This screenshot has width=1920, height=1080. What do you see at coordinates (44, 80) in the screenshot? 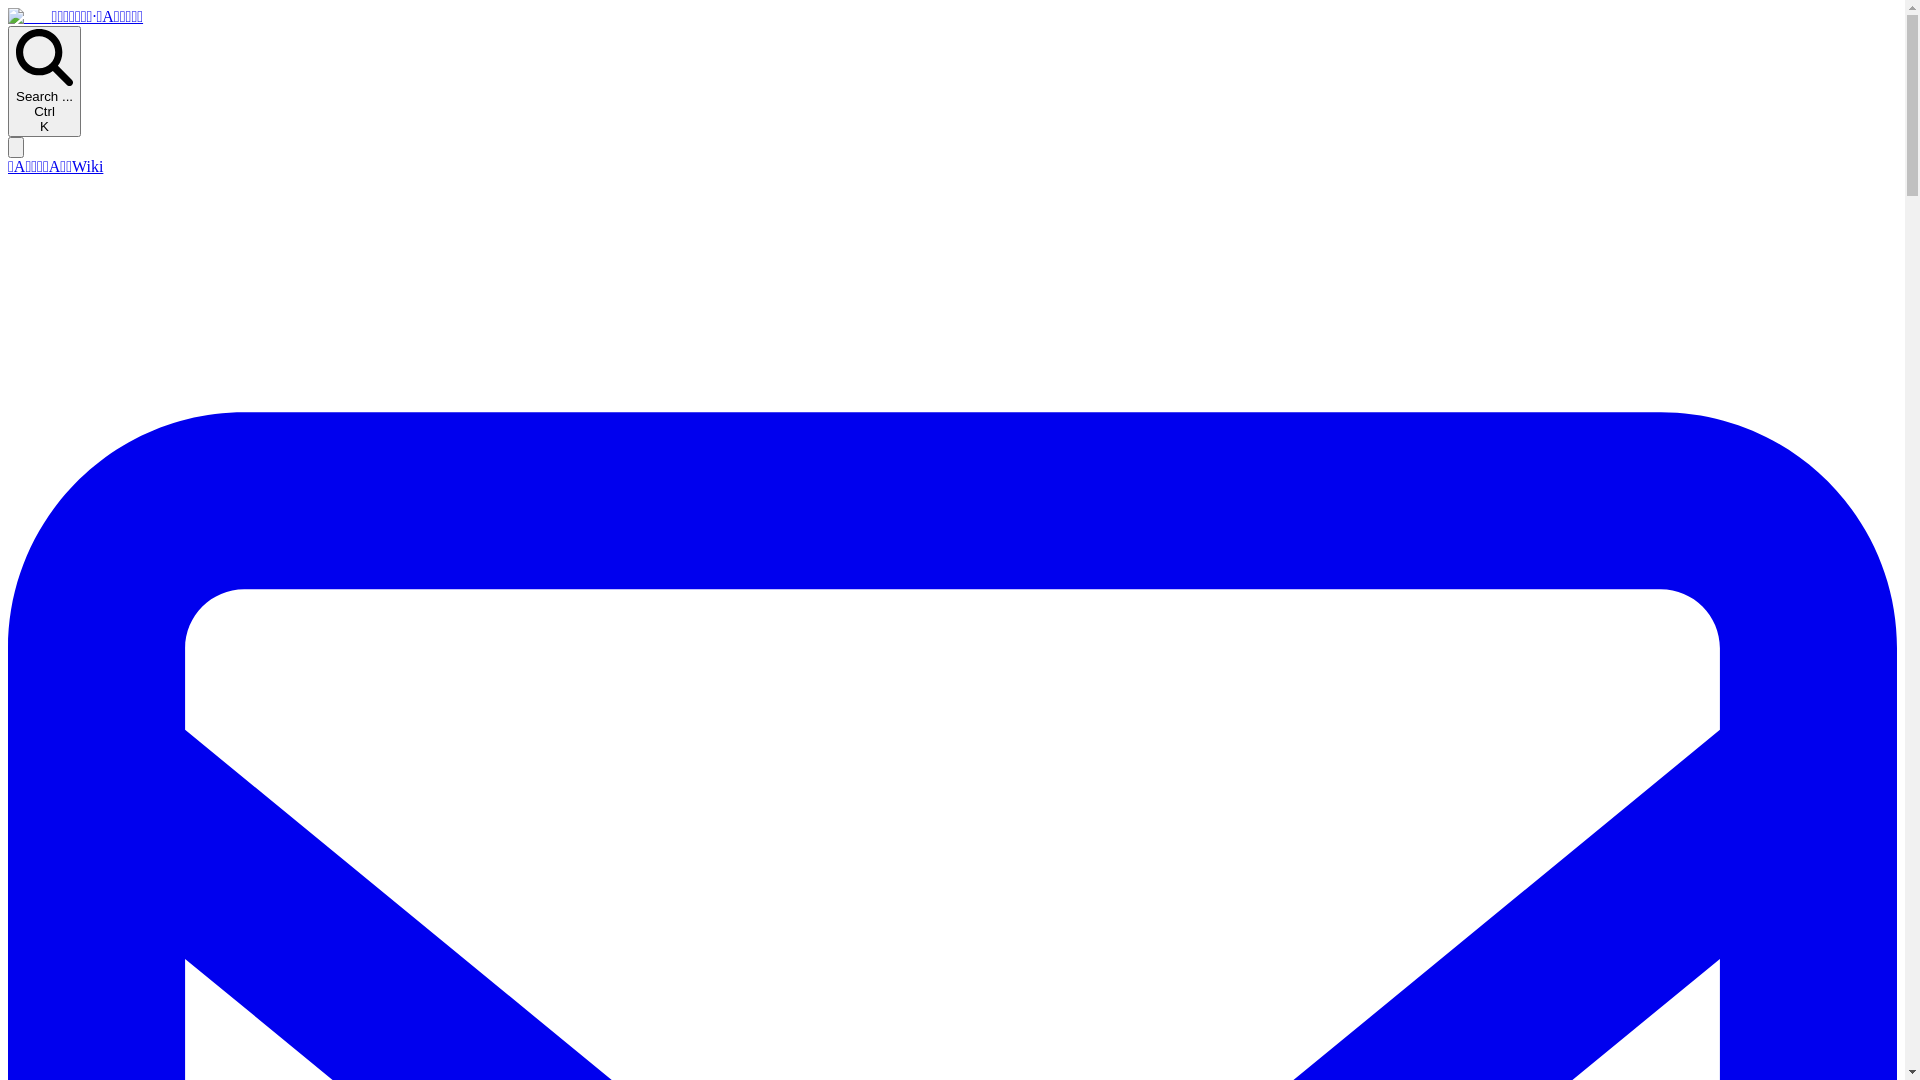
I see `'Search ...` at bounding box center [44, 80].